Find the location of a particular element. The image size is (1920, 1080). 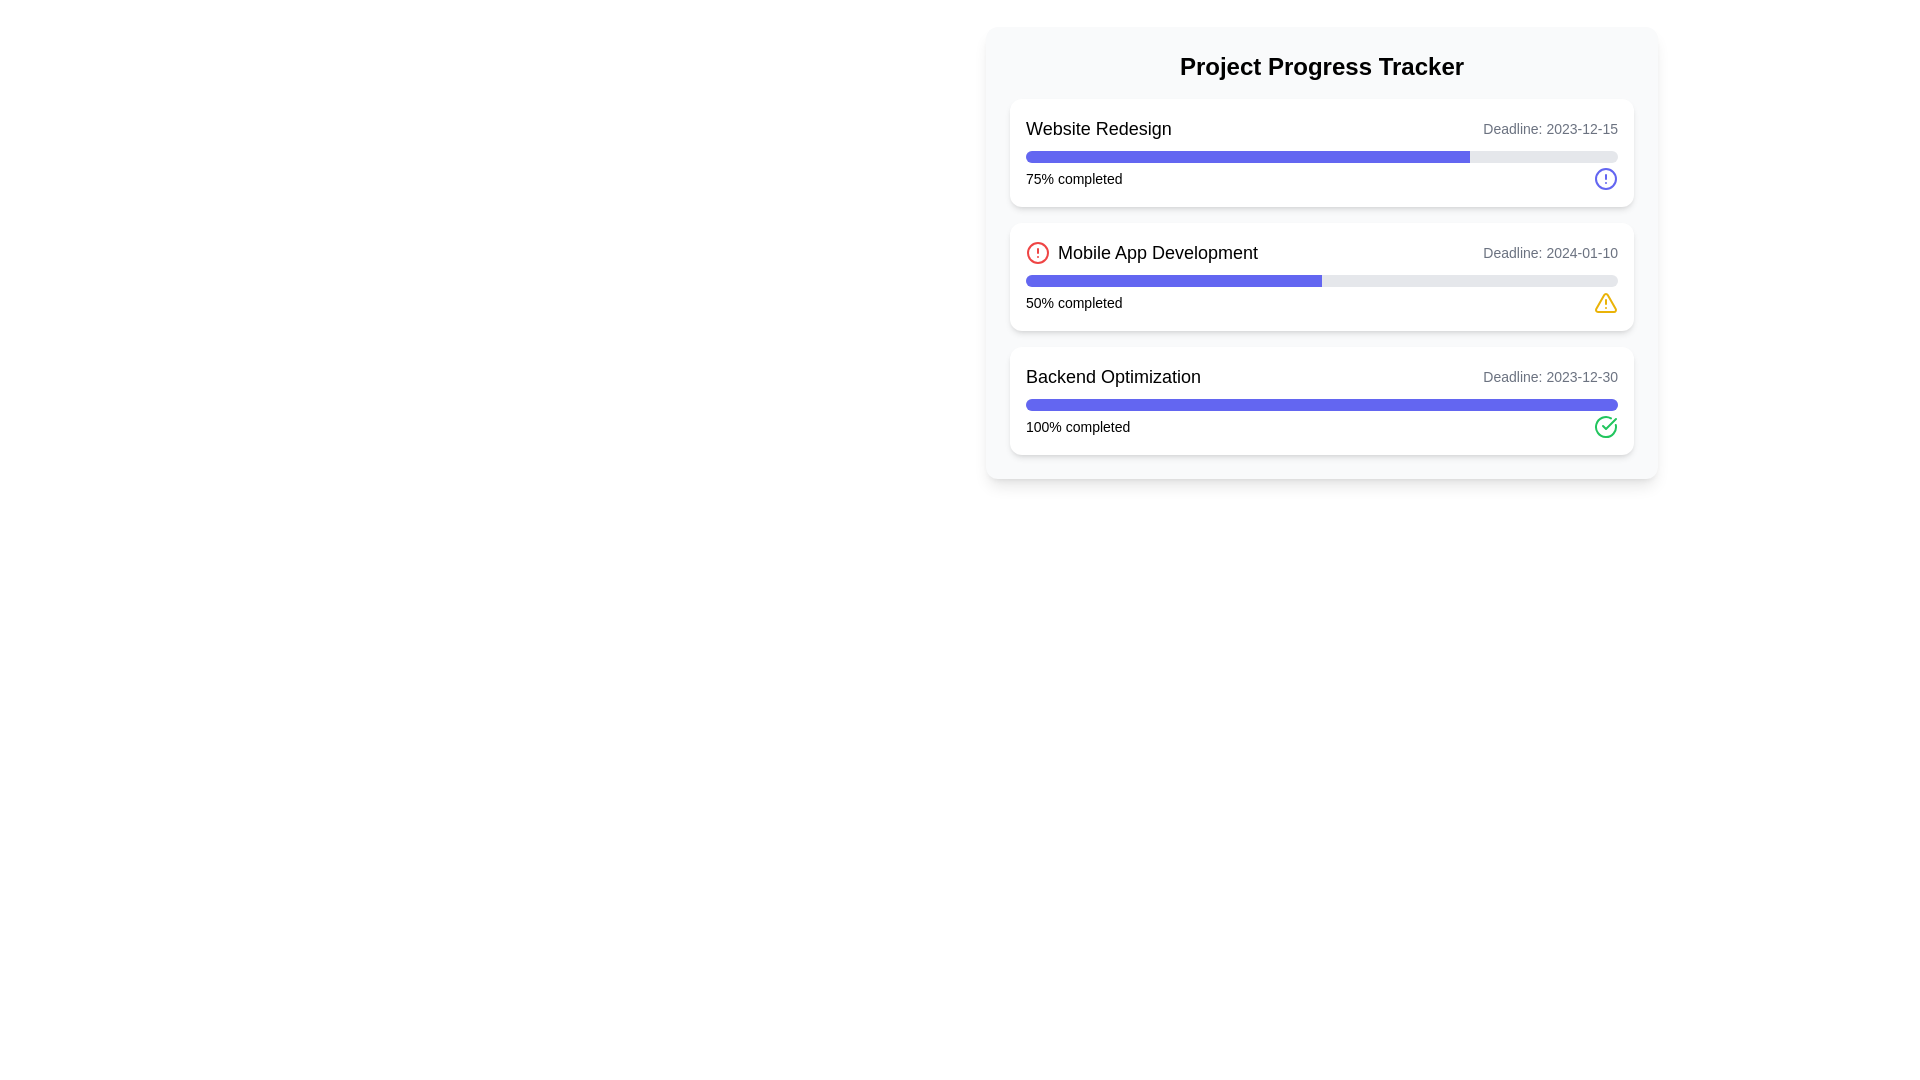

the graphical icon component that signifies a status or alert for the 'Website Redesign' task, located near the end of the progress bar at the top right of the task details card is located at coordinates (1606, 177).